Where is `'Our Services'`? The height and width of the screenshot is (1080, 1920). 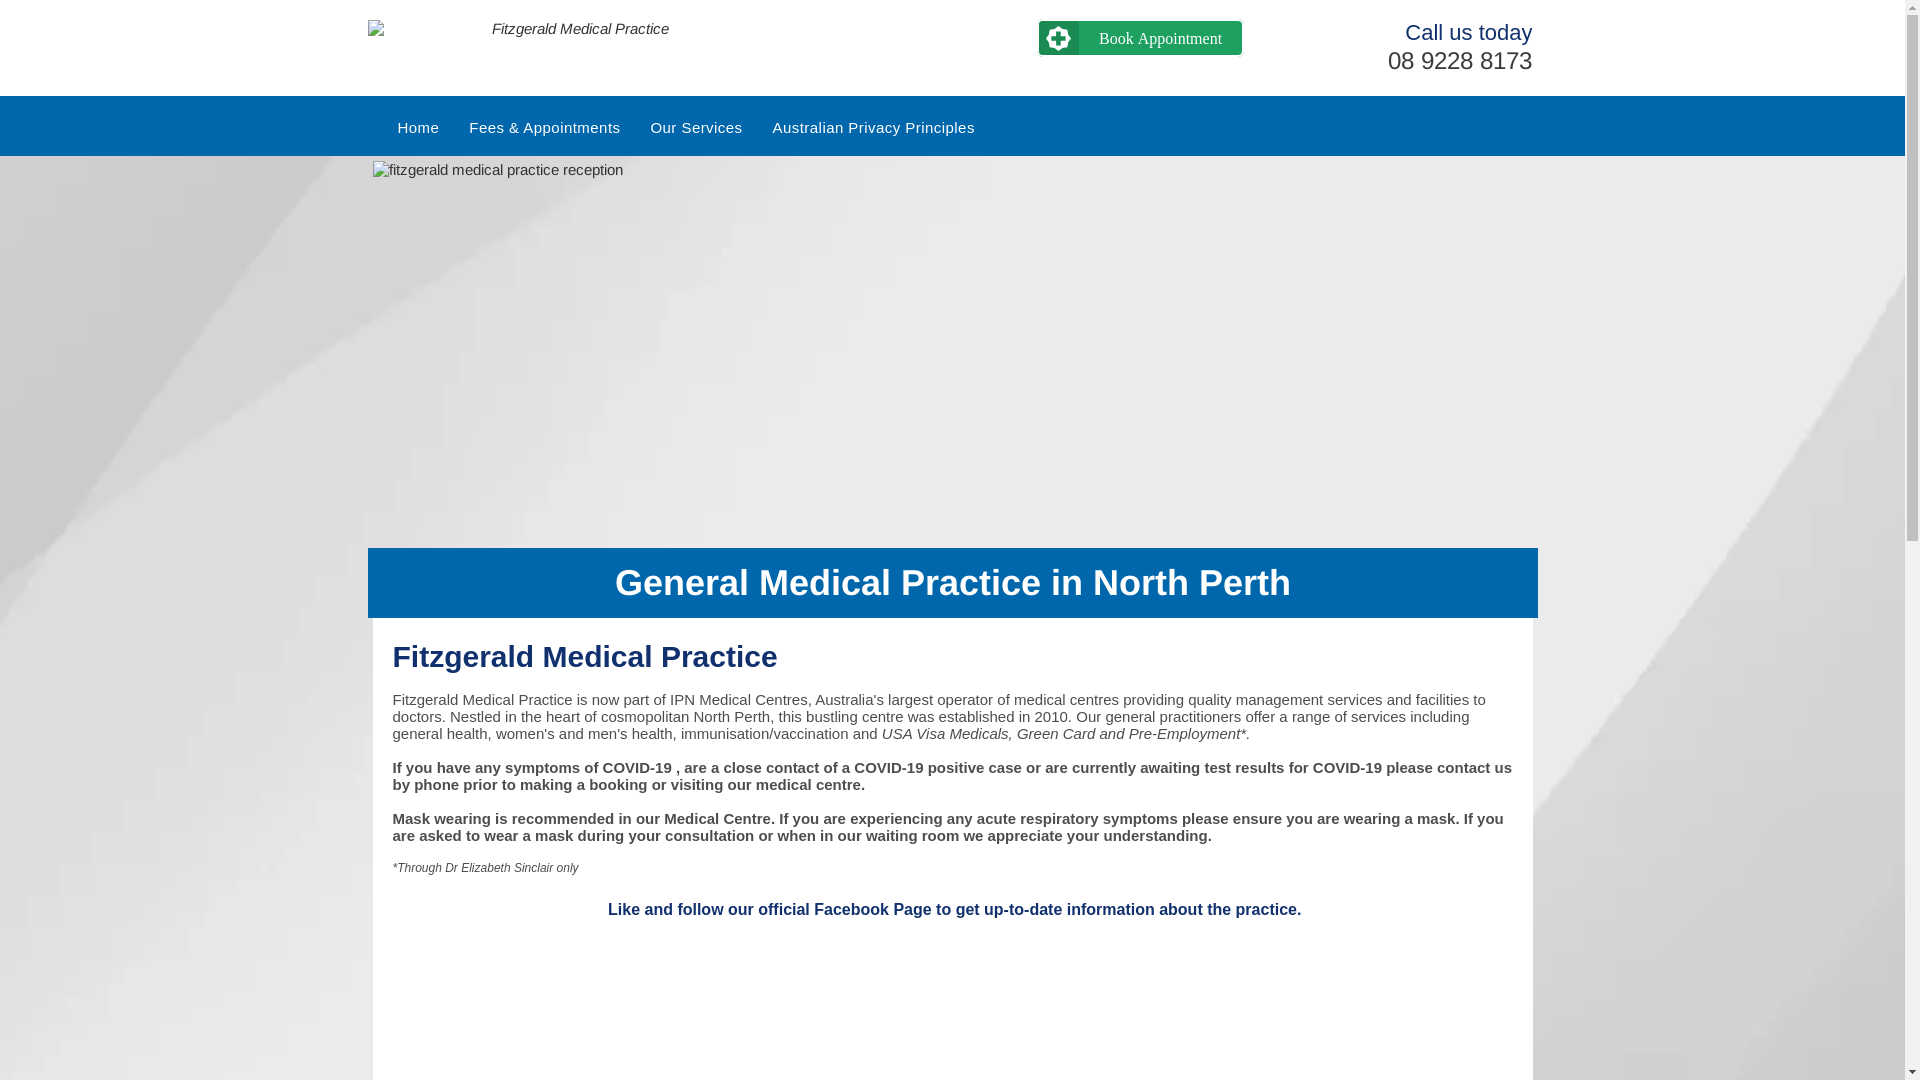
'Our Services' is located at coordinates (696, 127).